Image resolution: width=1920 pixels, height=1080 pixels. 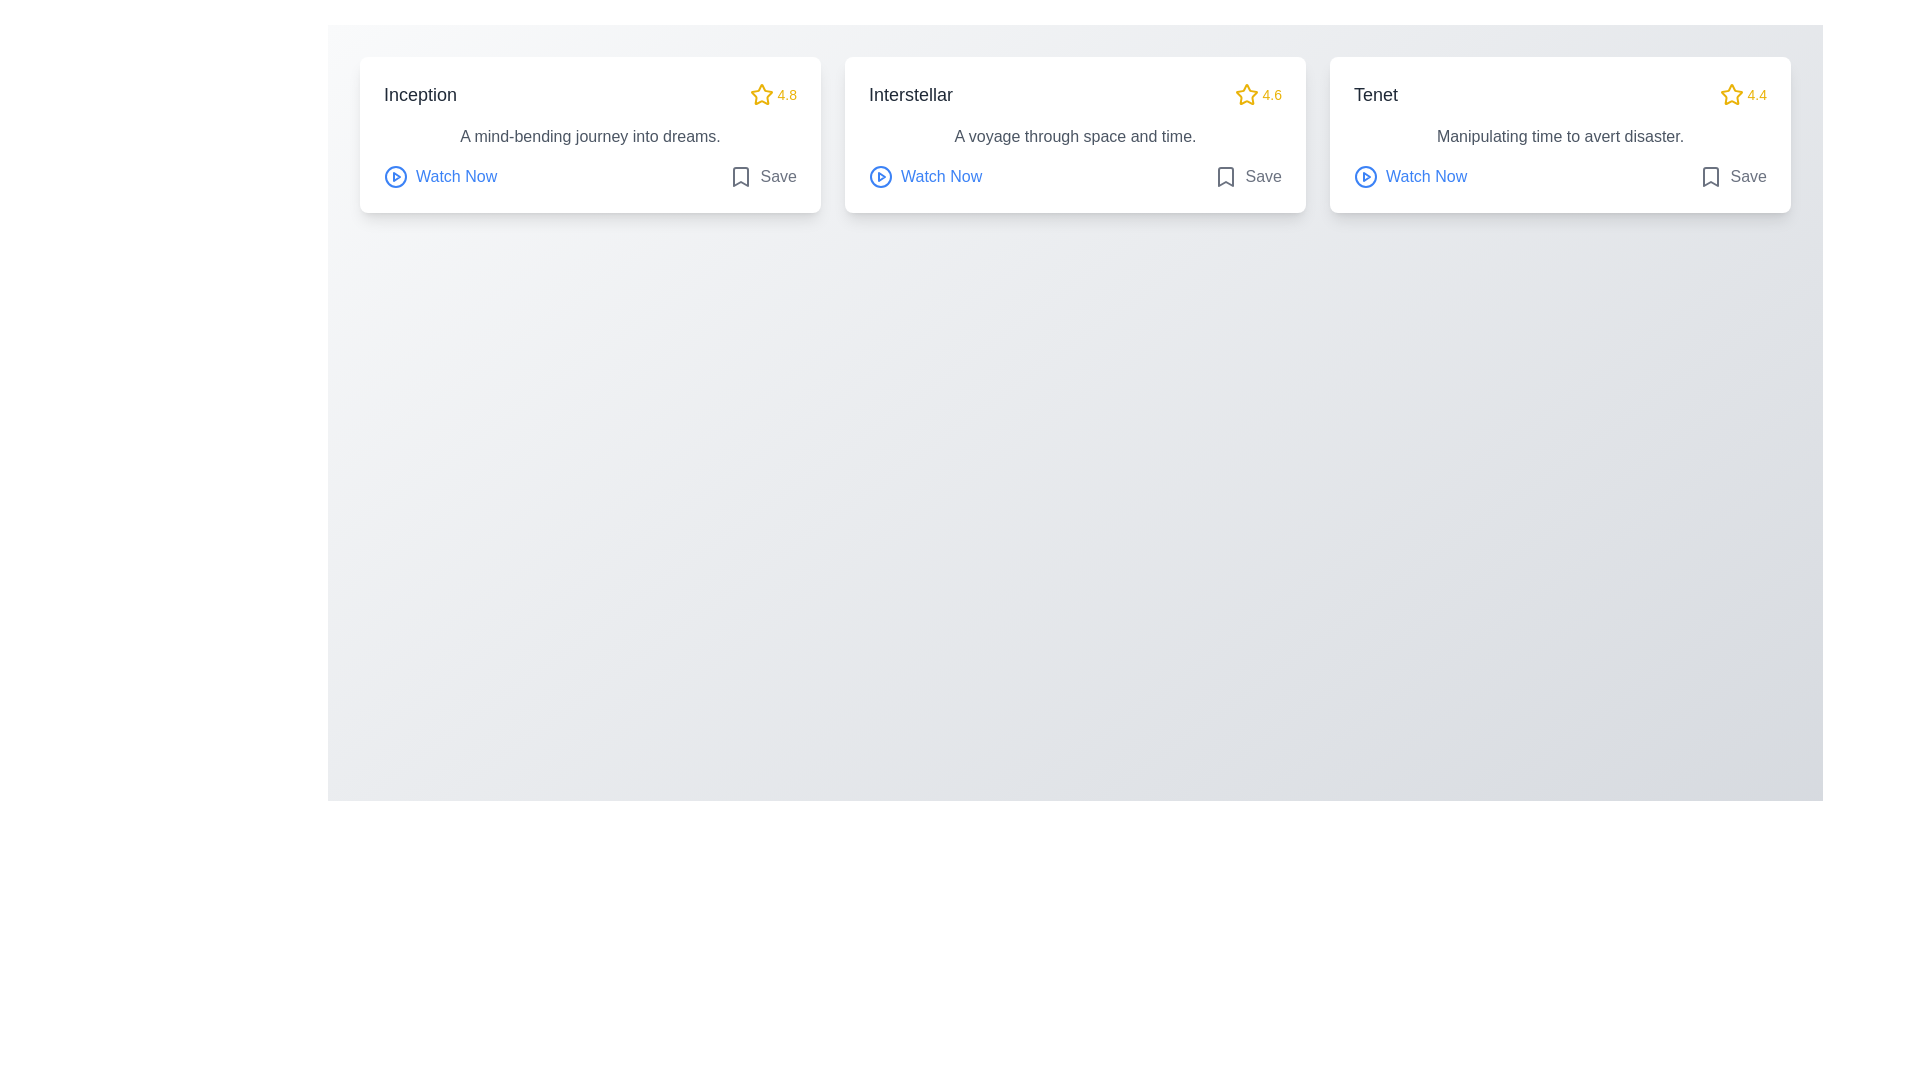 What do you see at coordinates (1709, 176) in the screenshot?
I see `the bookmark icon for the movie 'Tenet'` at bounding box center [1709, 176].